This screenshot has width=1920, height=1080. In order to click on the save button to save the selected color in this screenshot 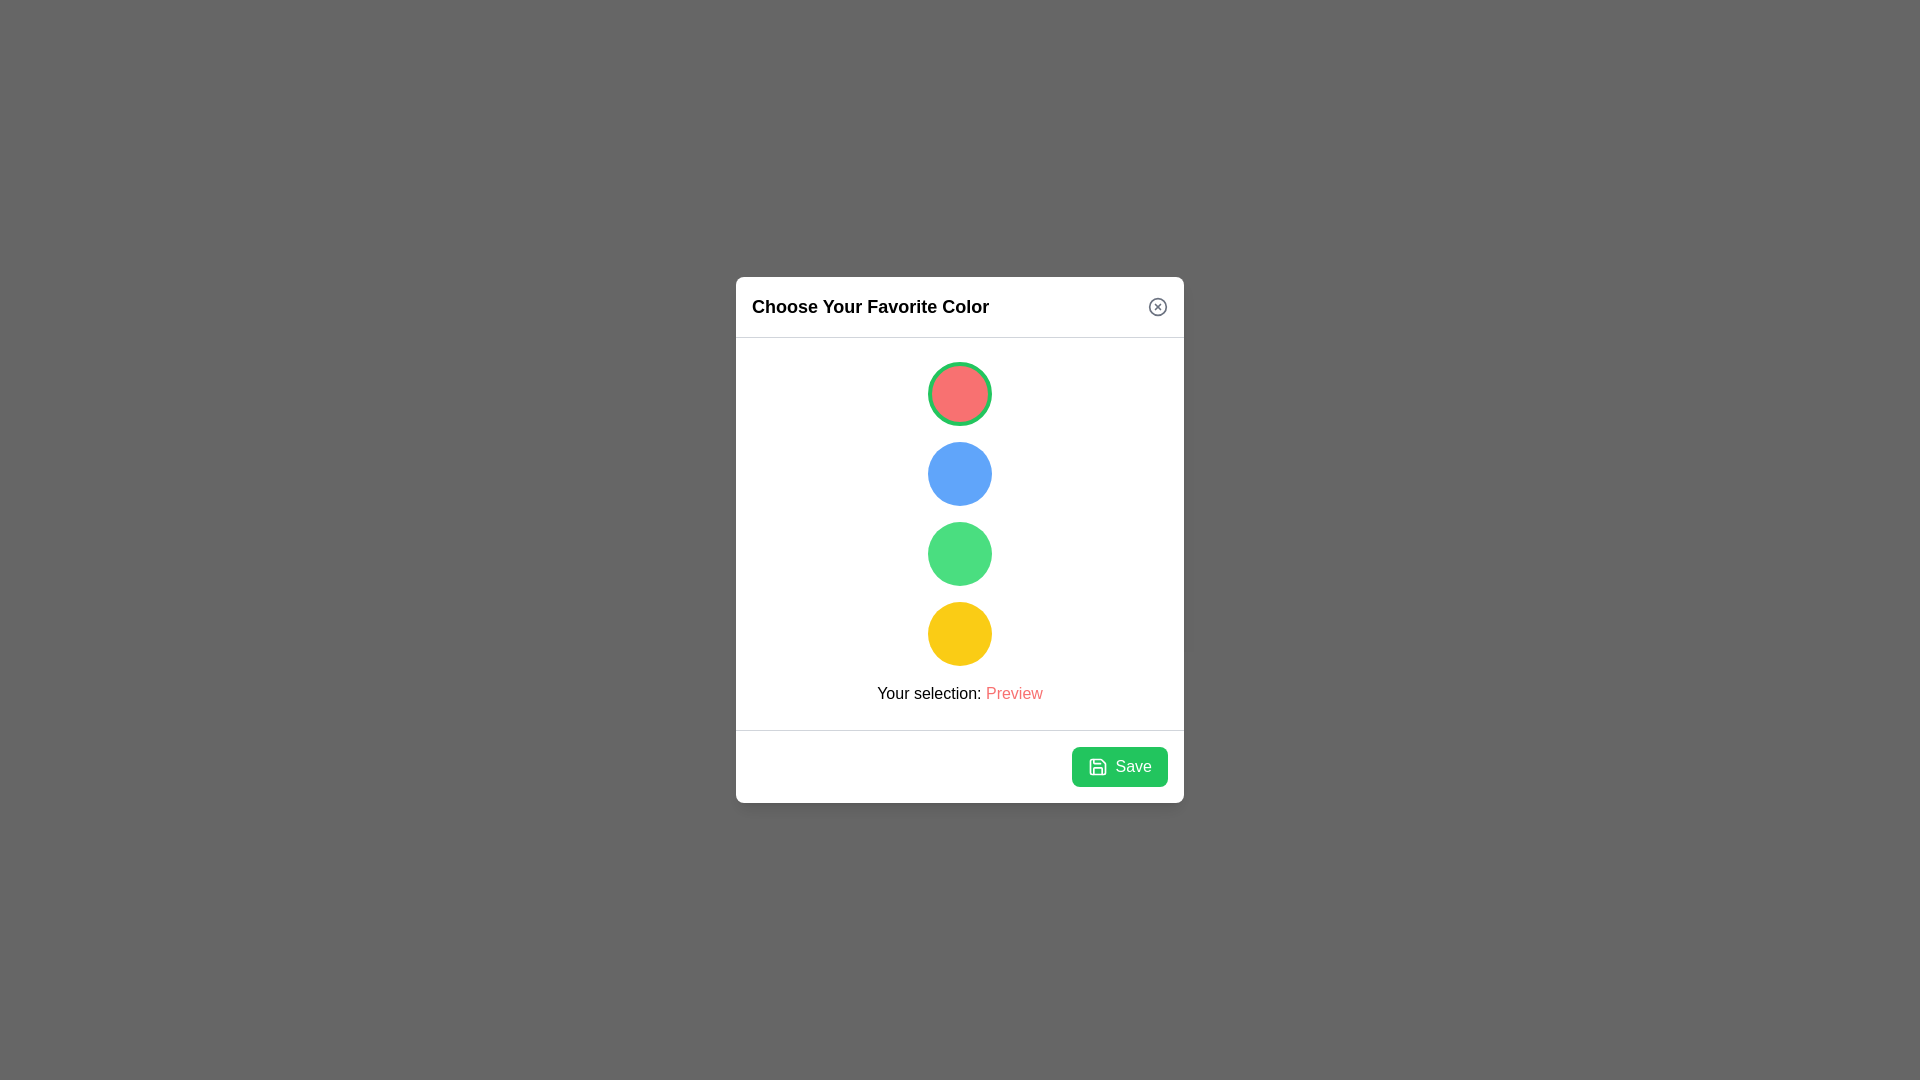, I will do `click(1117, 766)`.